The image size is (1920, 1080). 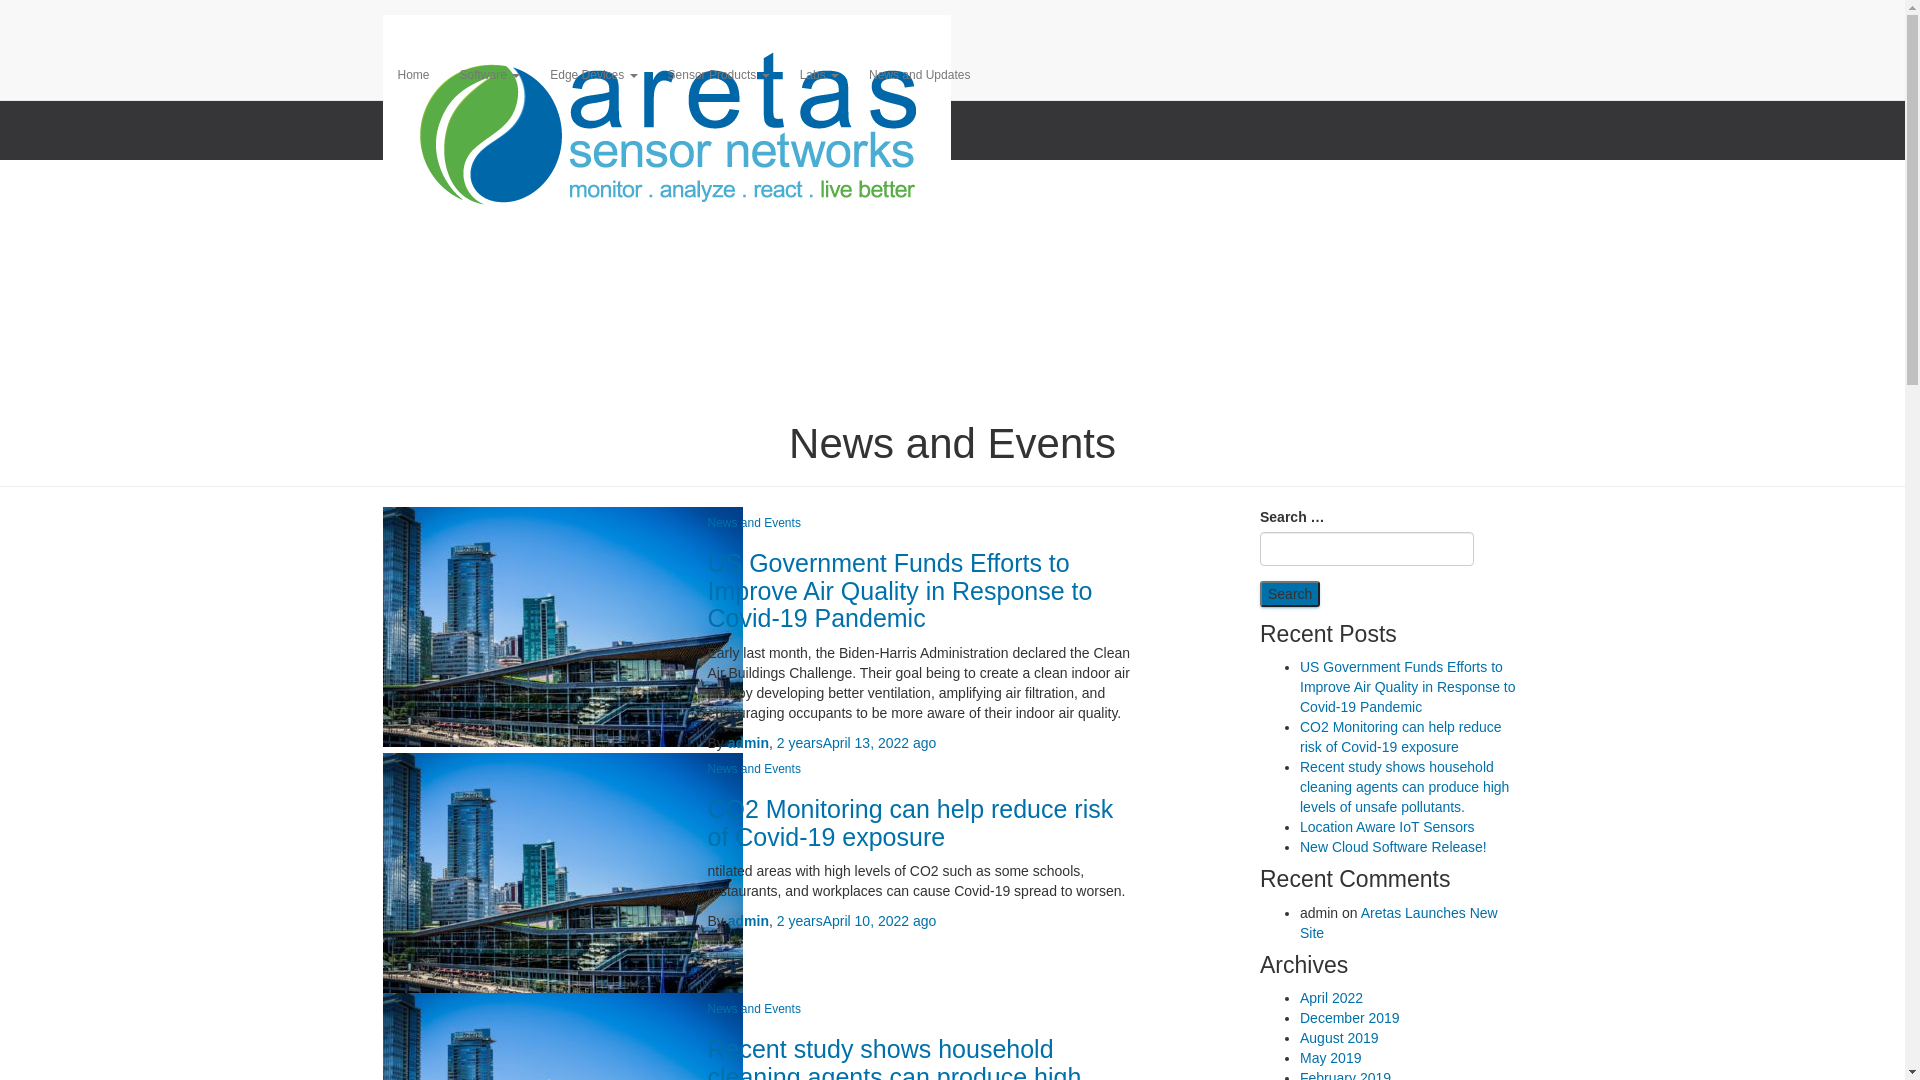 I want to click on 'Search', so click(x=1258, y=593).